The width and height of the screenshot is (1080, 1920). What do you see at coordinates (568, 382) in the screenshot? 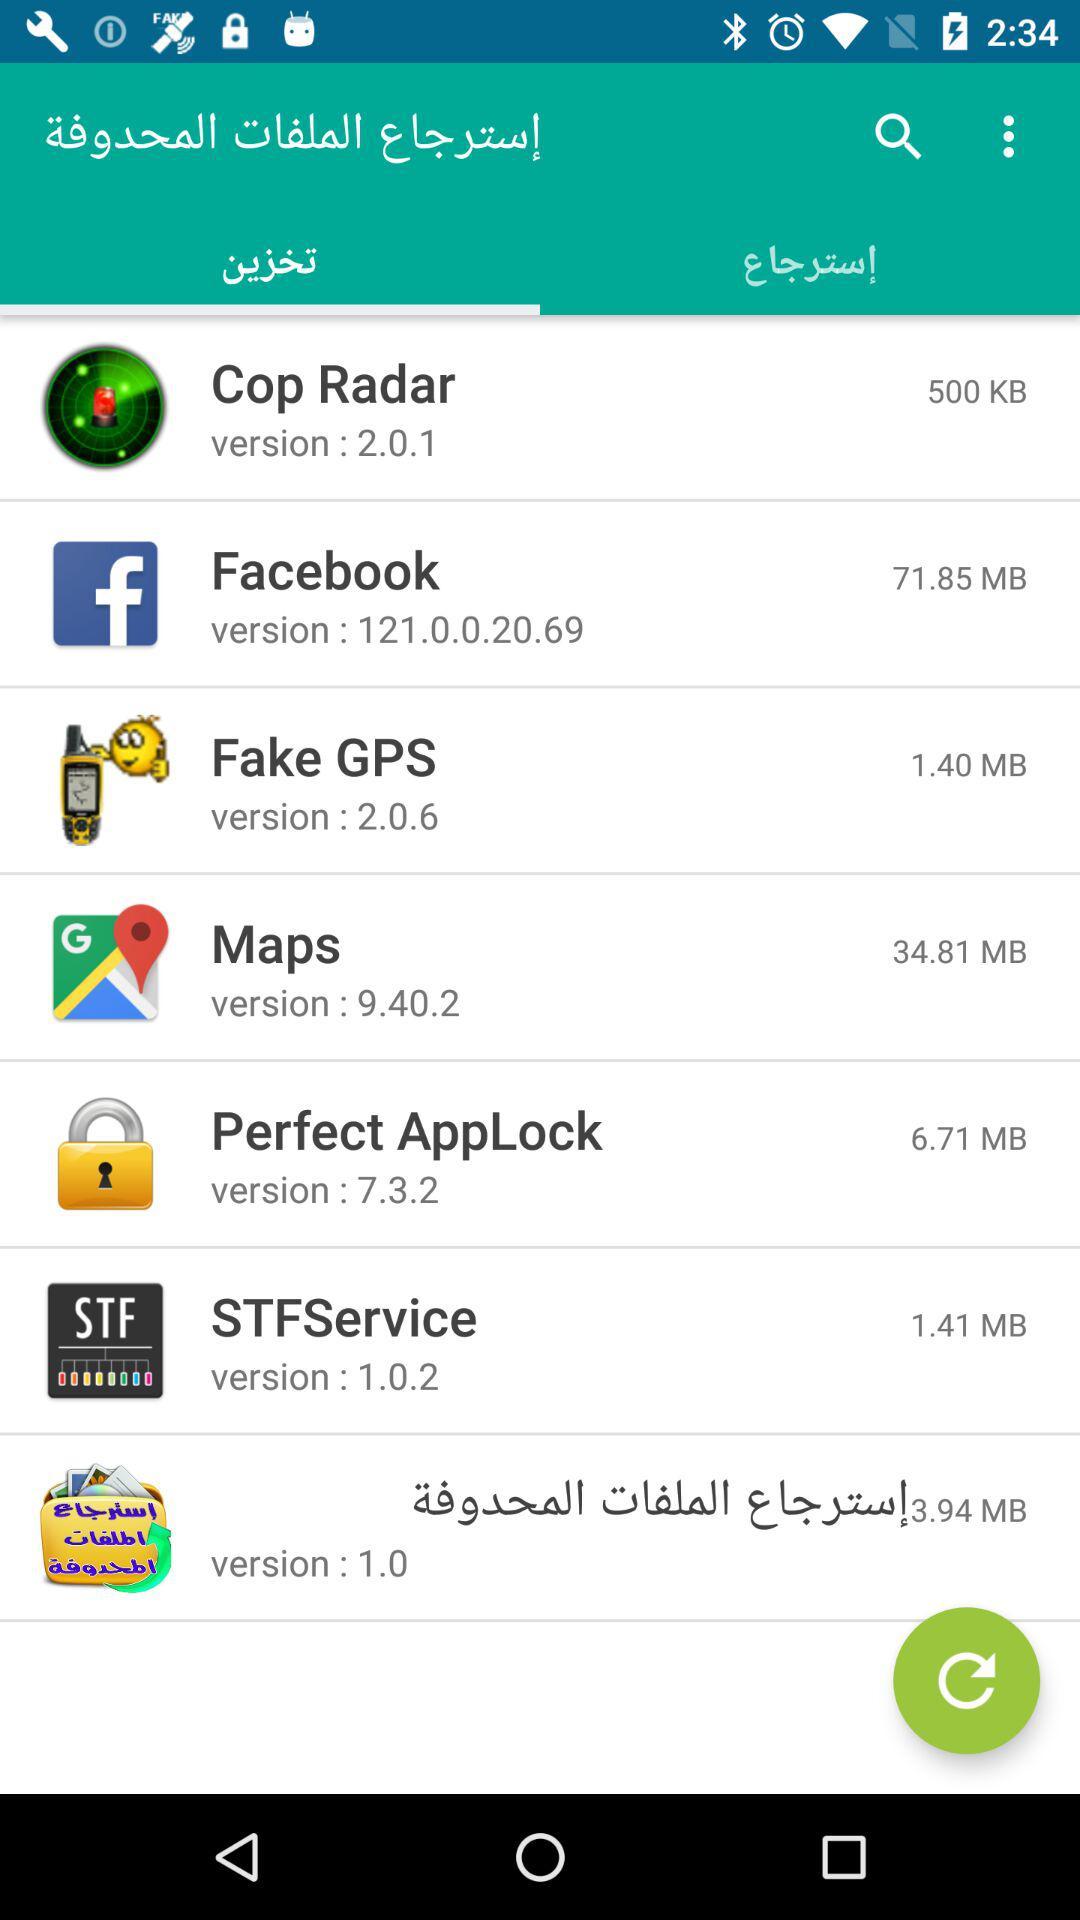
I see `the icon to the left of the 500 kb icon` at bounding box center [568, 382].